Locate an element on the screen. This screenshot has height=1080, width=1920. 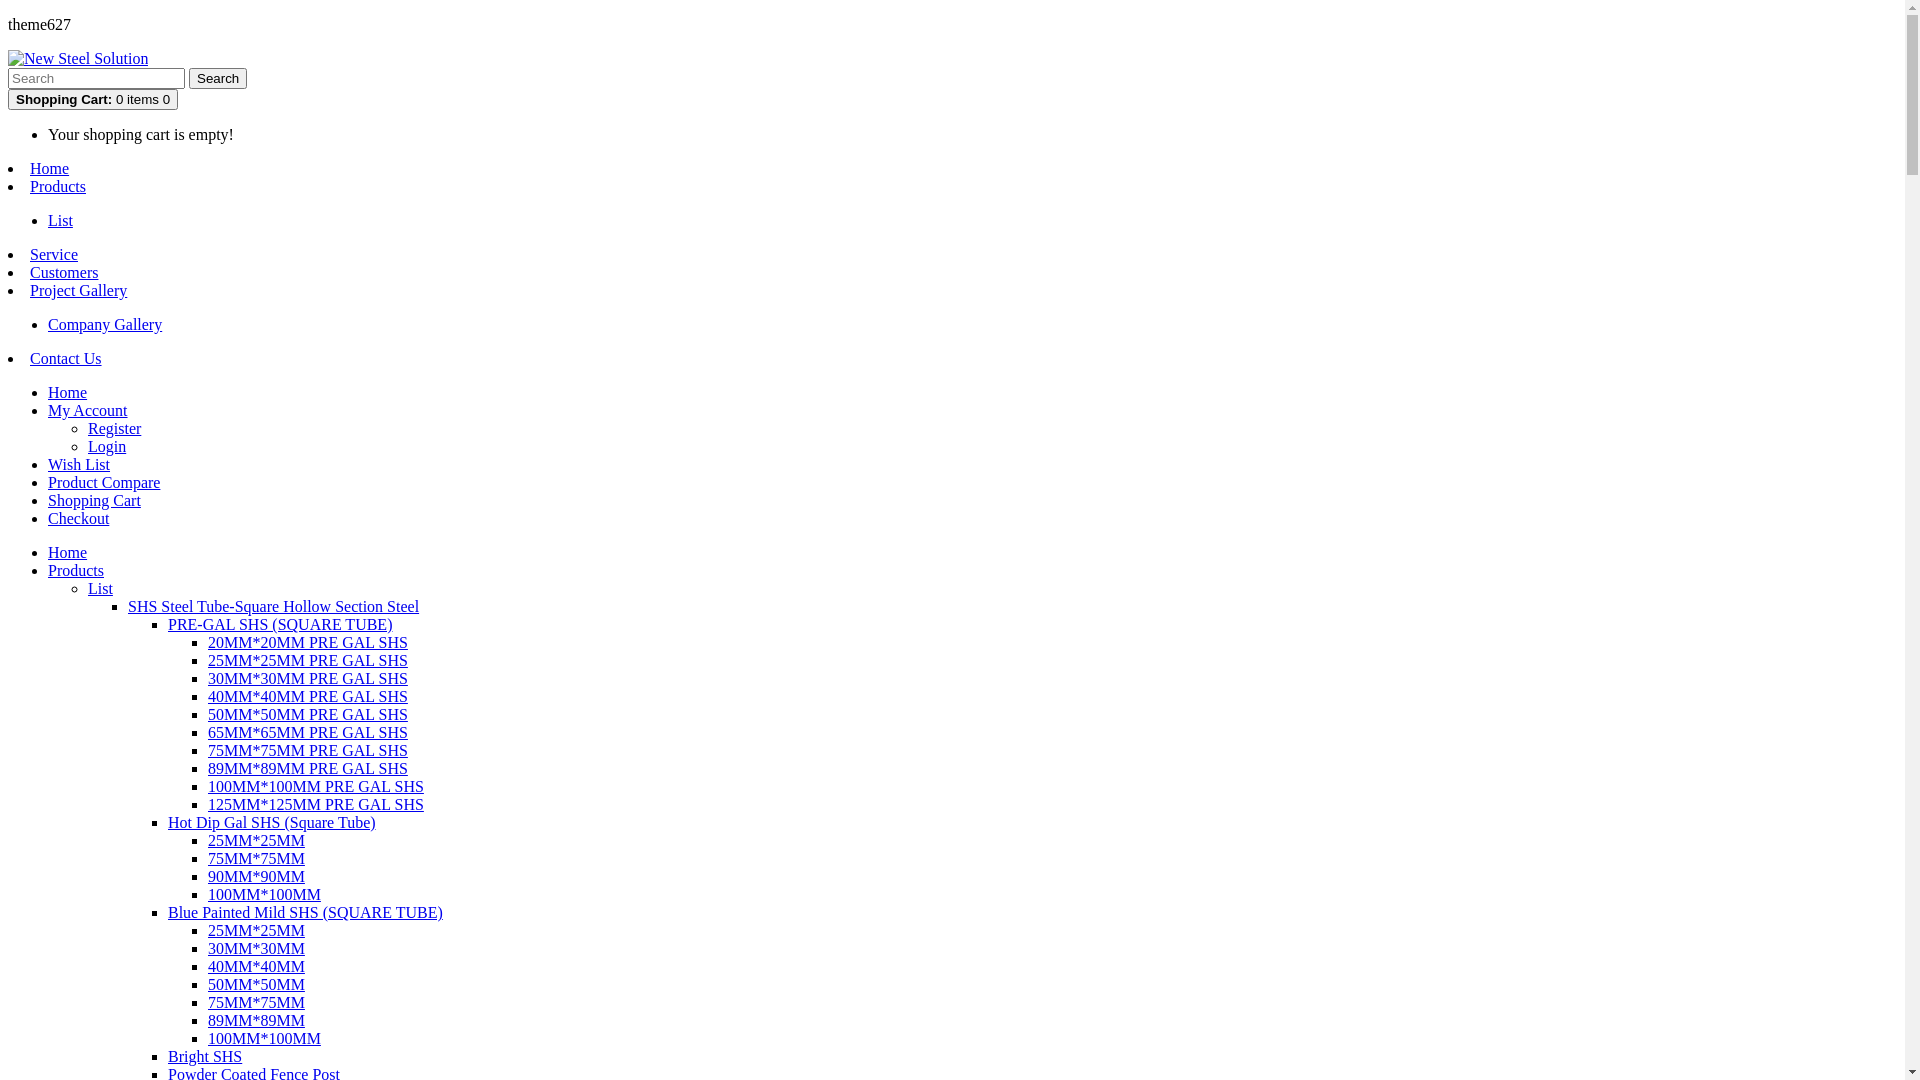
'Blue Painted Mild SHS (SQUARE TUBE)' is located at coordinates (304, 912).